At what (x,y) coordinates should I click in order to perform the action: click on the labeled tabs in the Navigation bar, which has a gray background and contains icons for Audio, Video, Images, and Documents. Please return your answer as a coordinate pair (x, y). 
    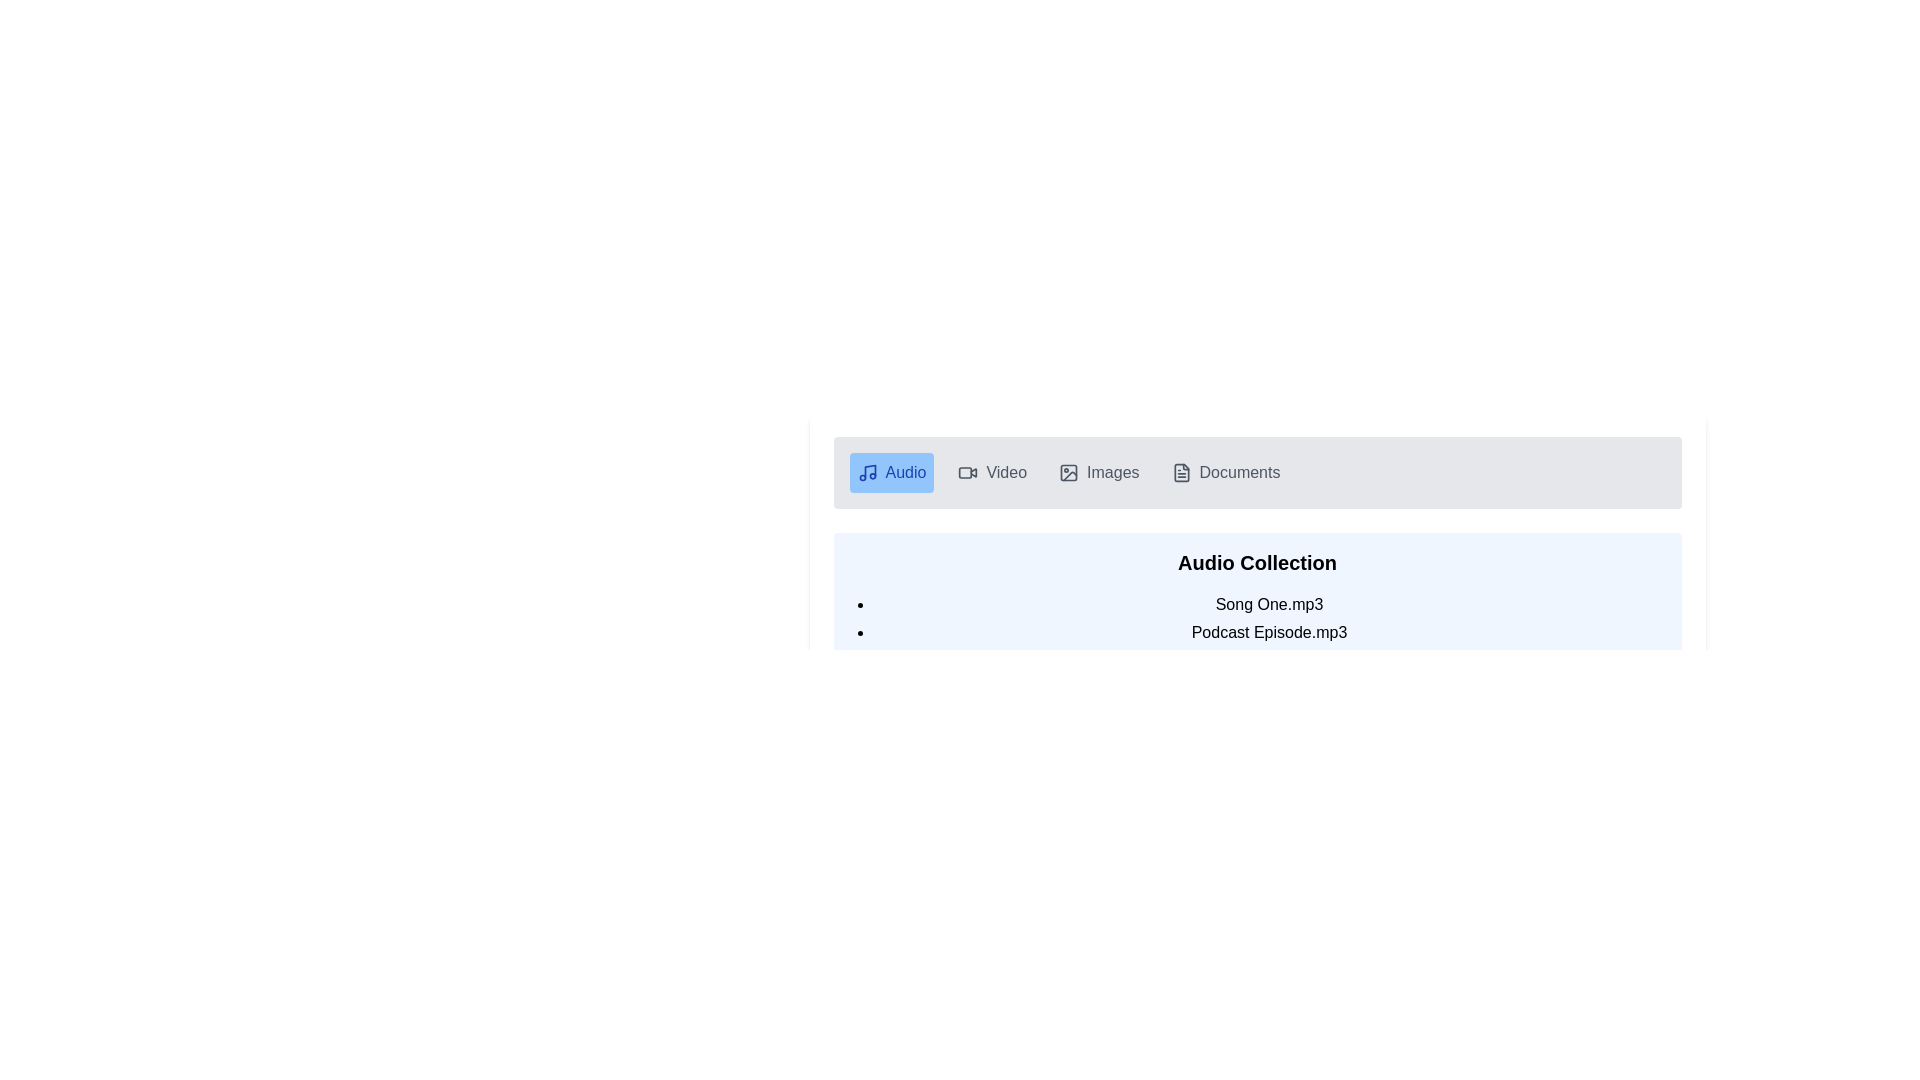
    Looking at the image, I should click on (1256, 473).